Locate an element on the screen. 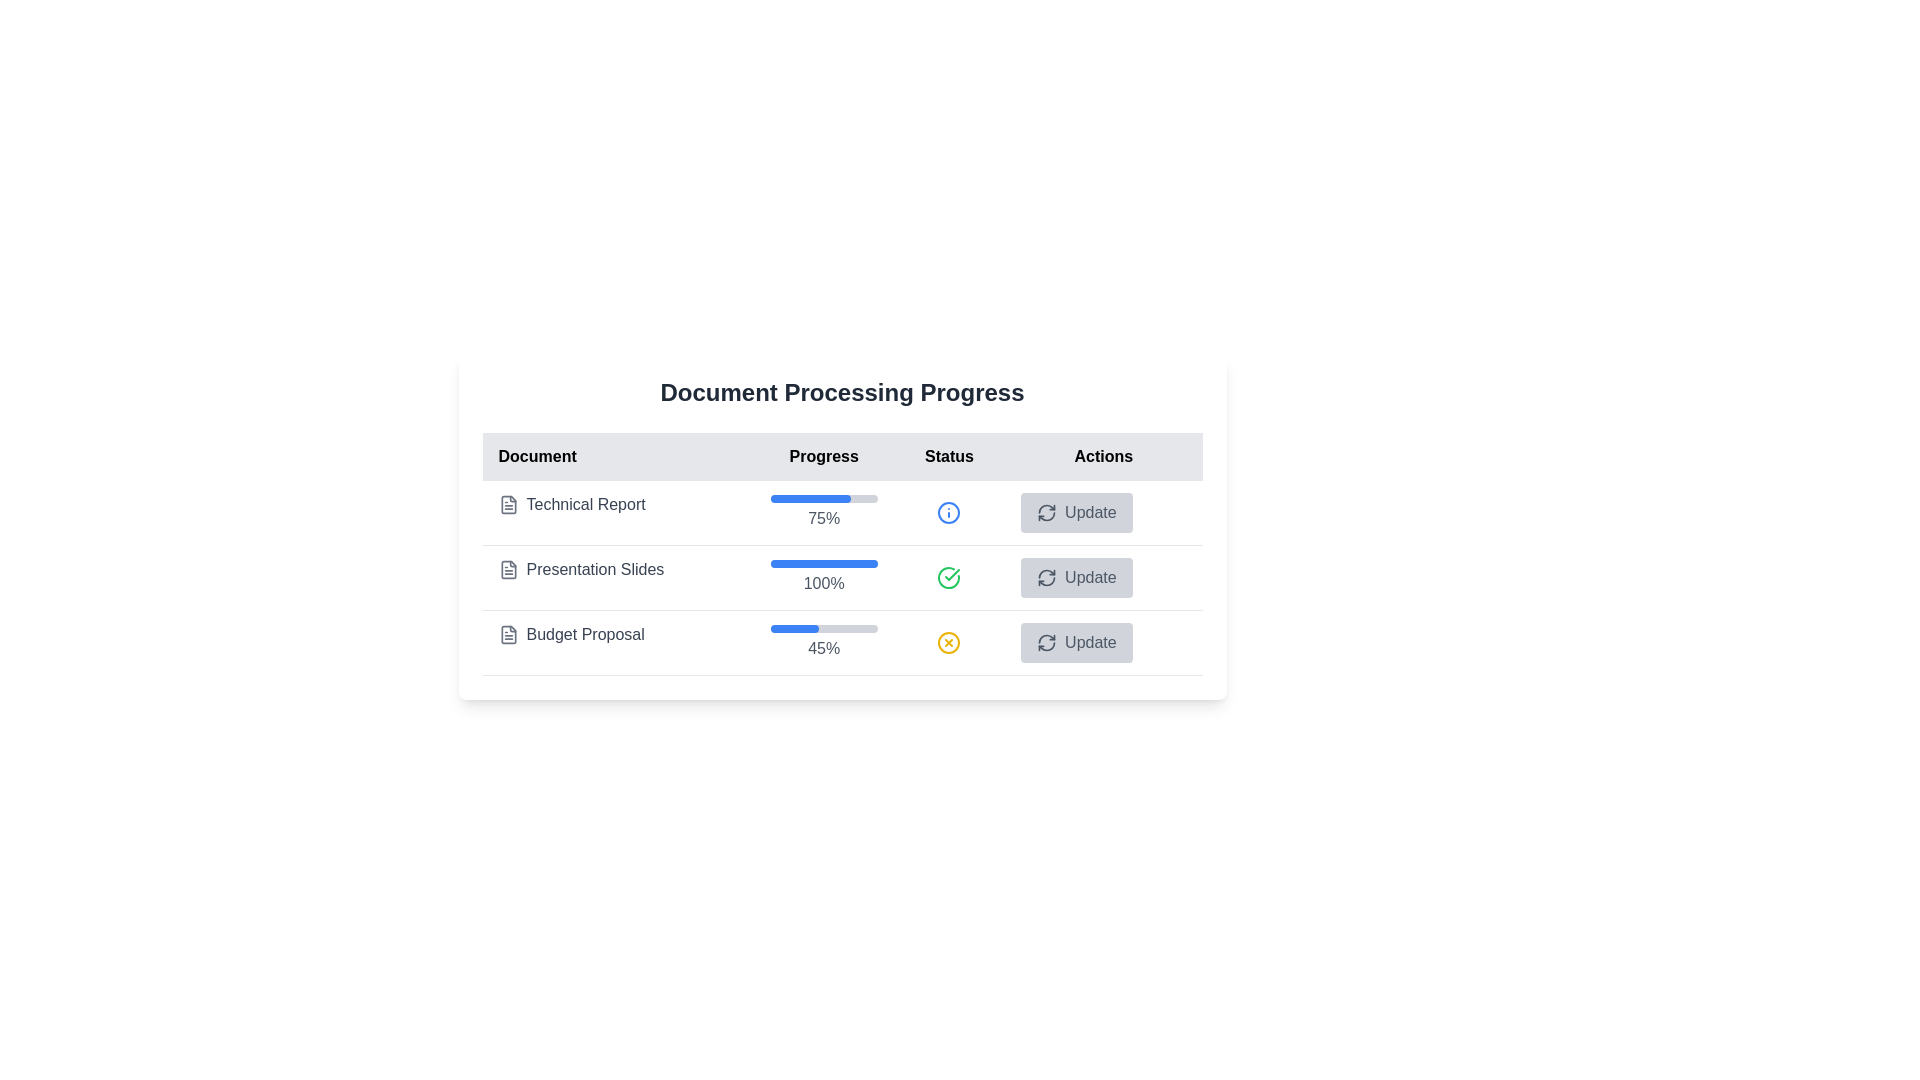  the 'Technical Report' text label, which is styled with a gray font and positioned next is located at coordinates (617, 504).